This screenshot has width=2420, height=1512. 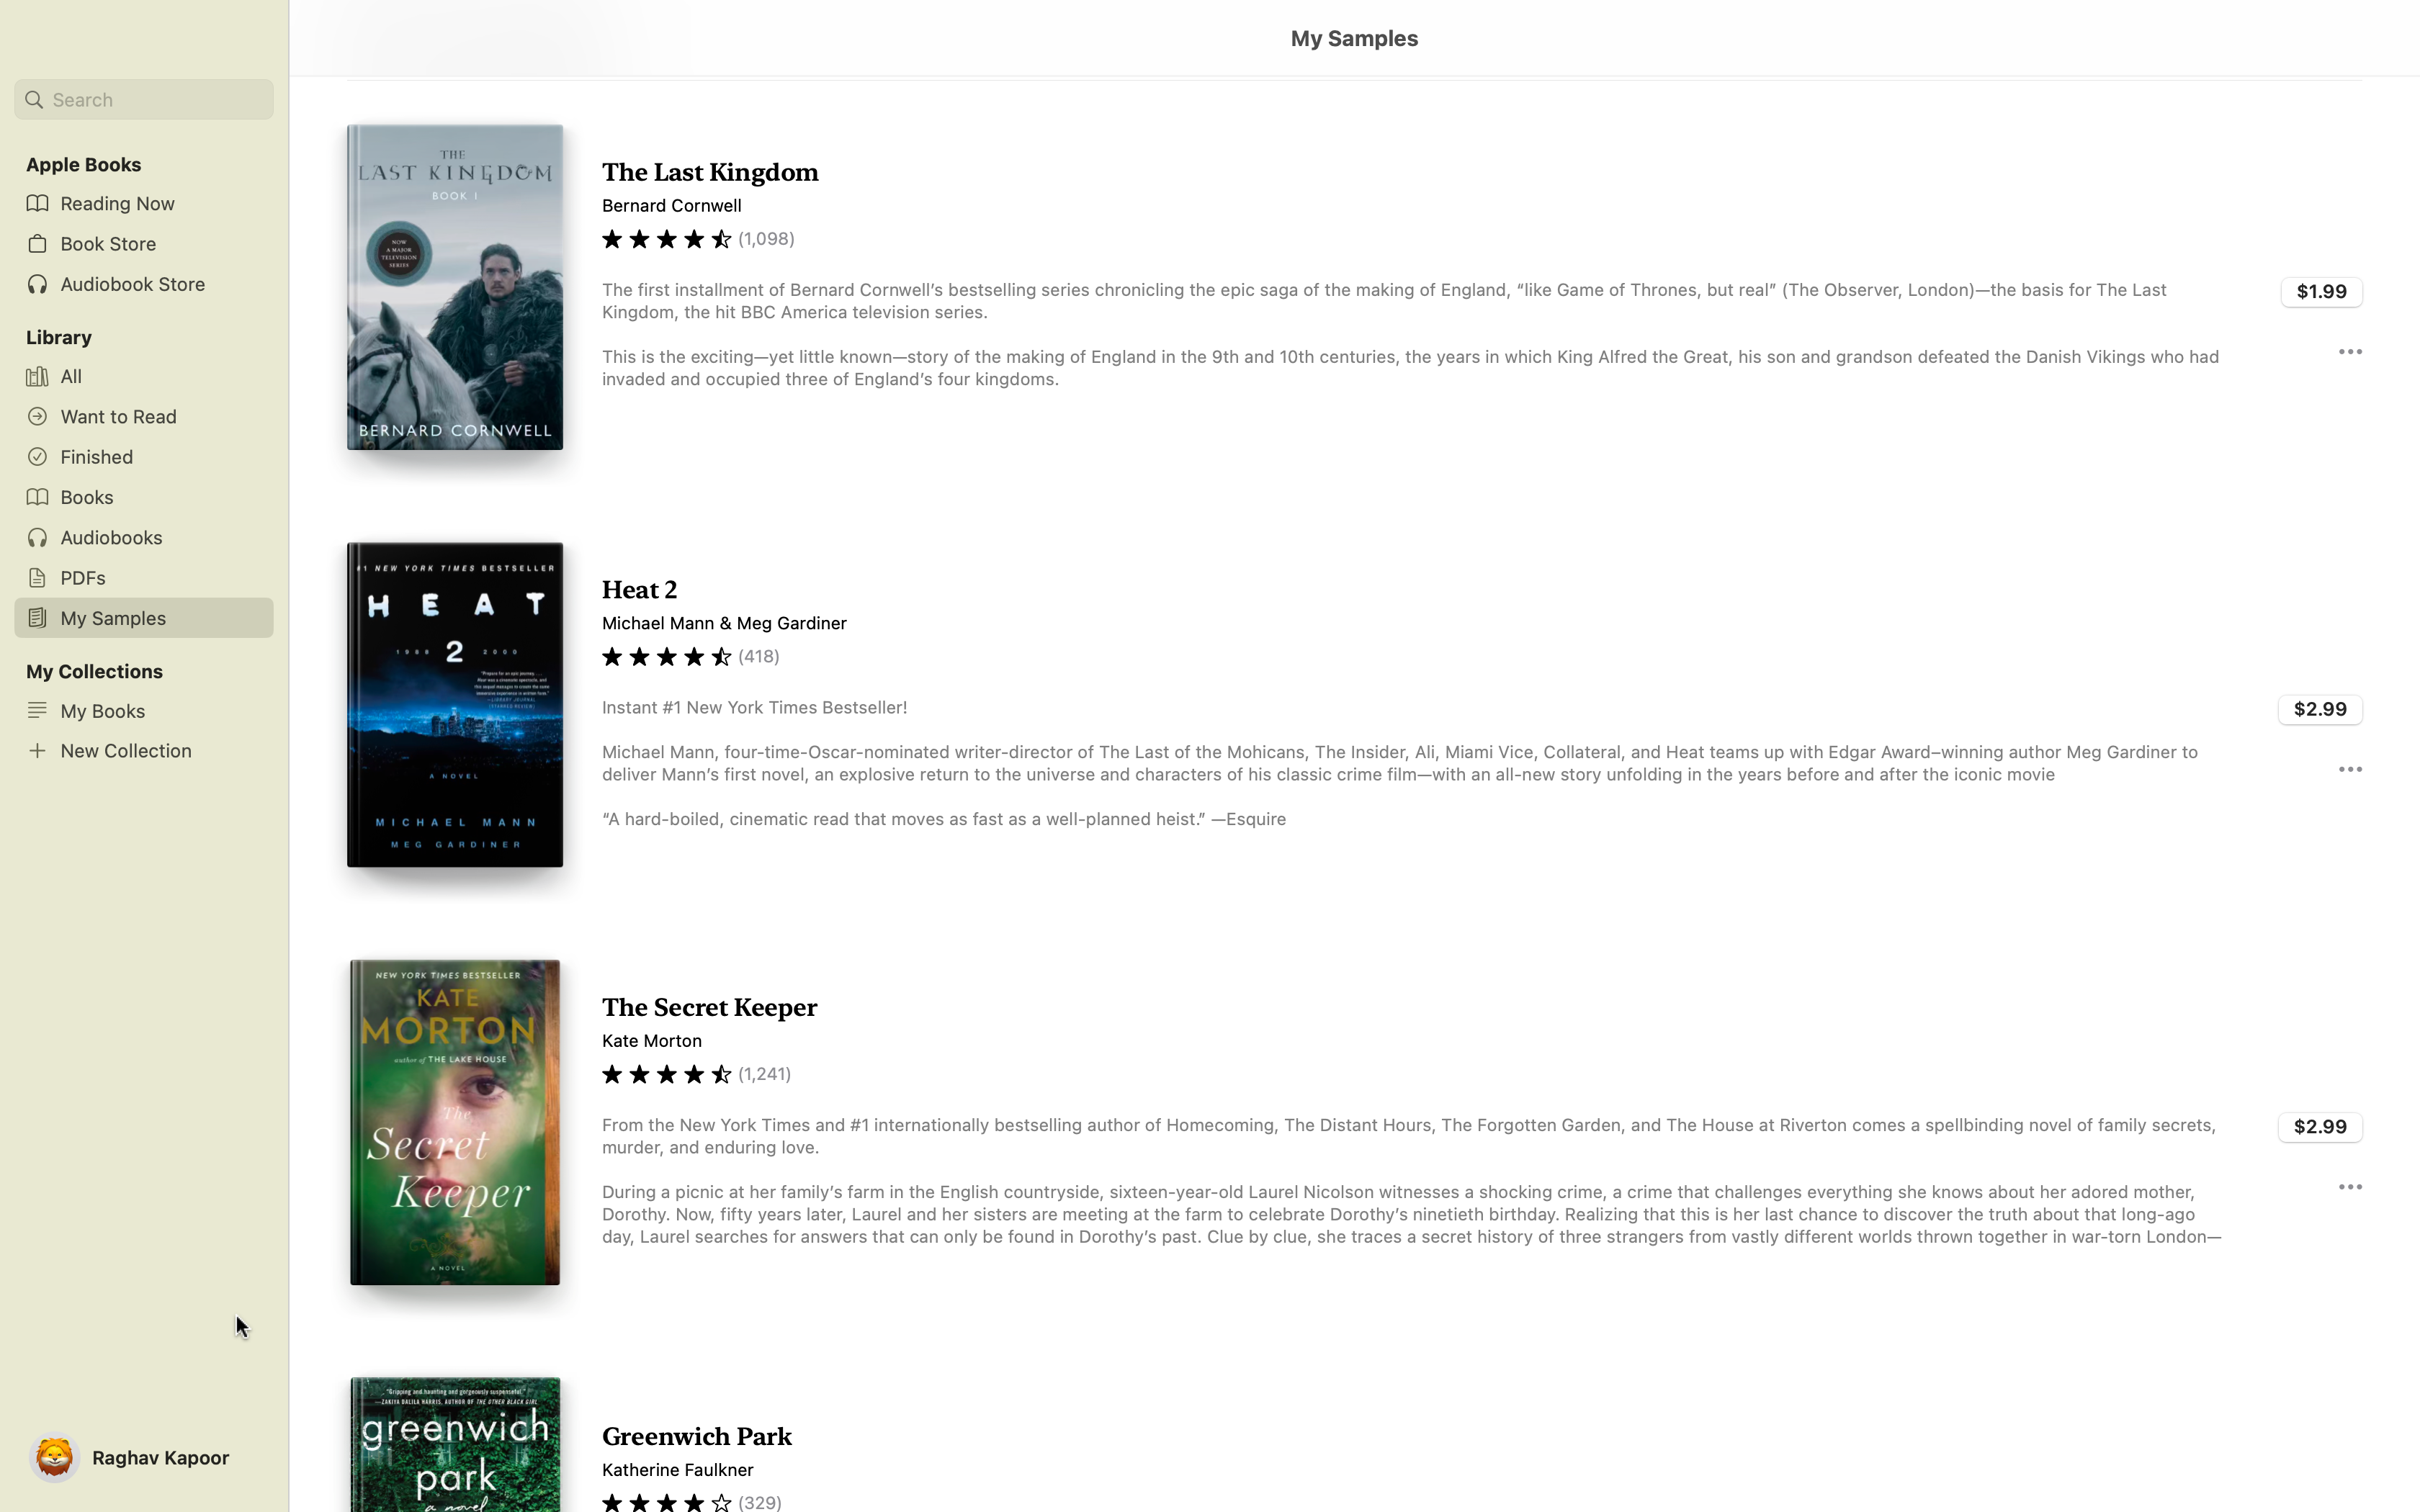 I want to click on Execute the action of reading the "Greenwich Park" sample, so click(x=1353, y=1425).